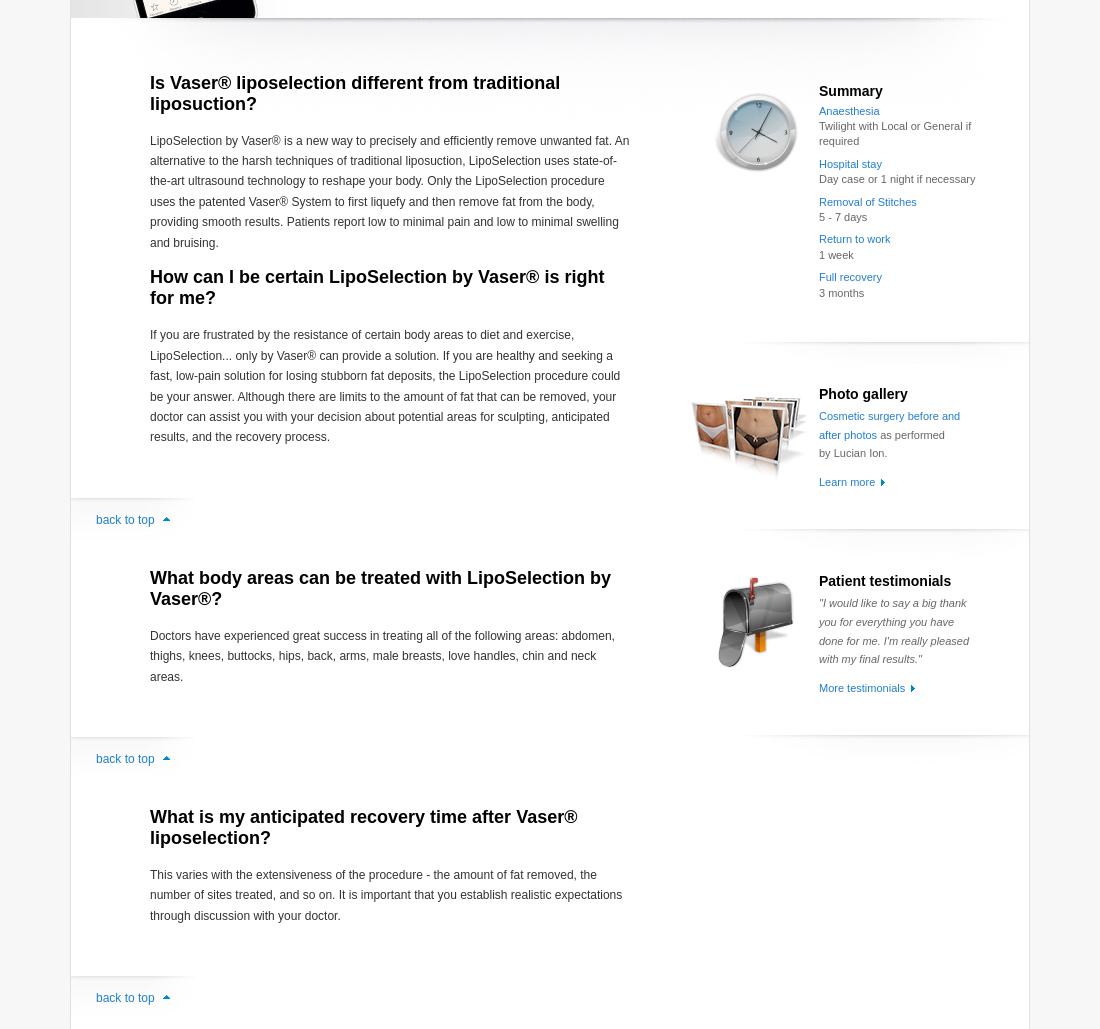 Image resolution: width=1100 pixels, height=1029 pixels. I want to click on 'What is my anticipated recovery time after Vaser® liposelection?', so click(149, 825).